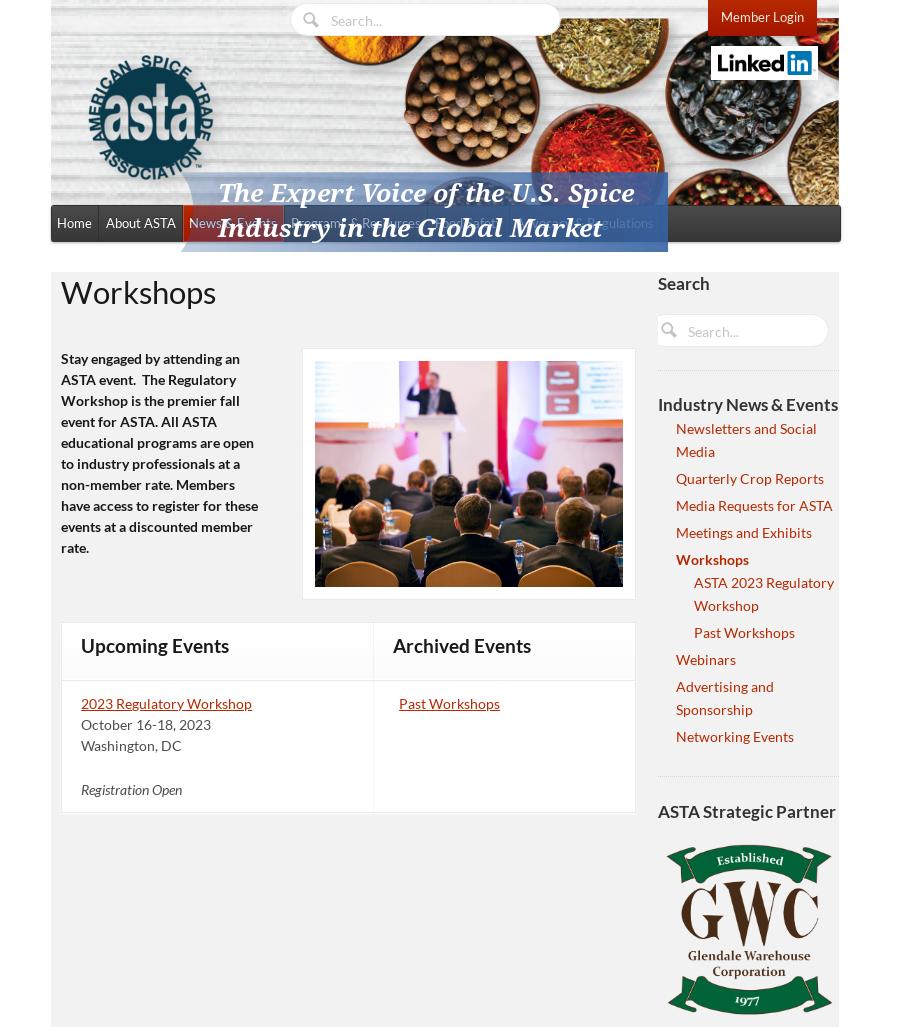  I want to click on 'Supply Chain Responsibility', so click(346, 345).